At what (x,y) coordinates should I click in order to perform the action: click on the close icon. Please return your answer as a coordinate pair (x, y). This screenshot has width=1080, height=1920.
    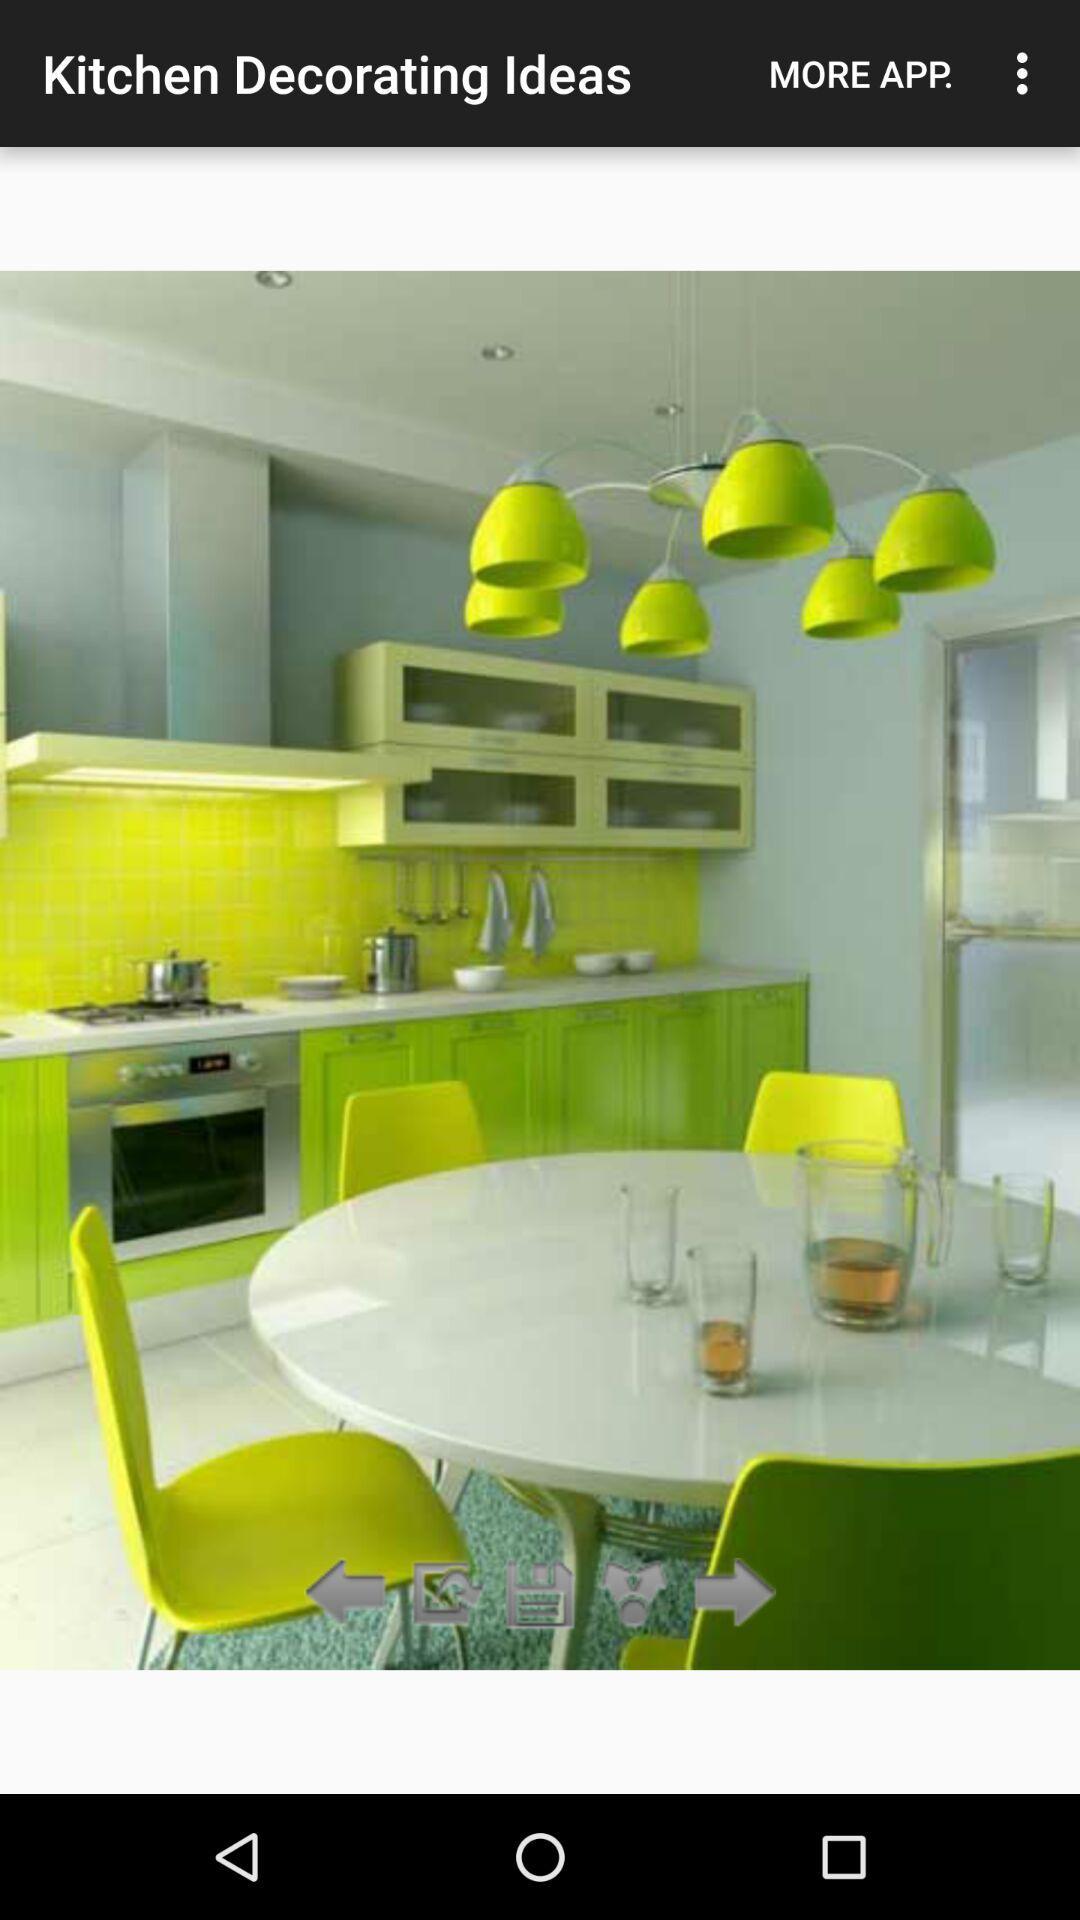
    Looking at the image, I should click on (444, 1593).